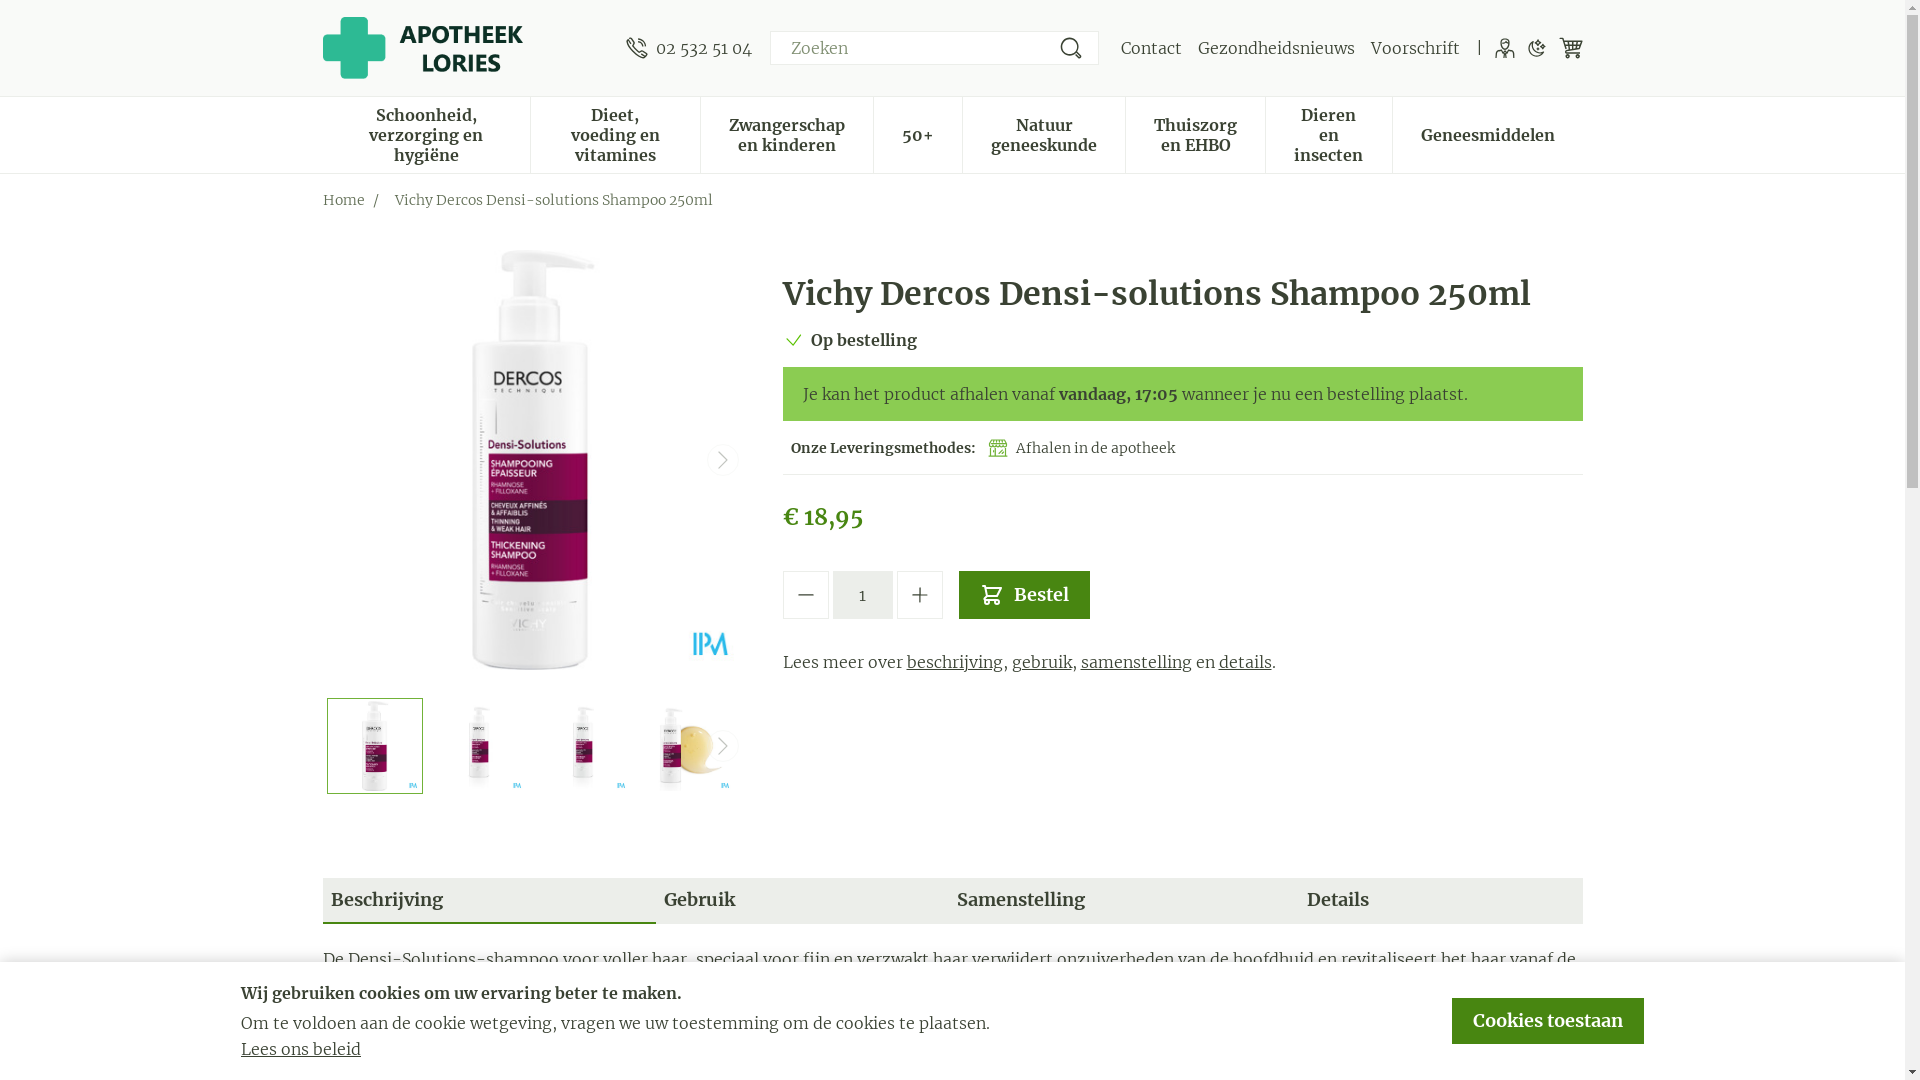  Describe the element at coordinates (464, 46) in the screenshot. I see `'Apotheek Lories'` at that location.